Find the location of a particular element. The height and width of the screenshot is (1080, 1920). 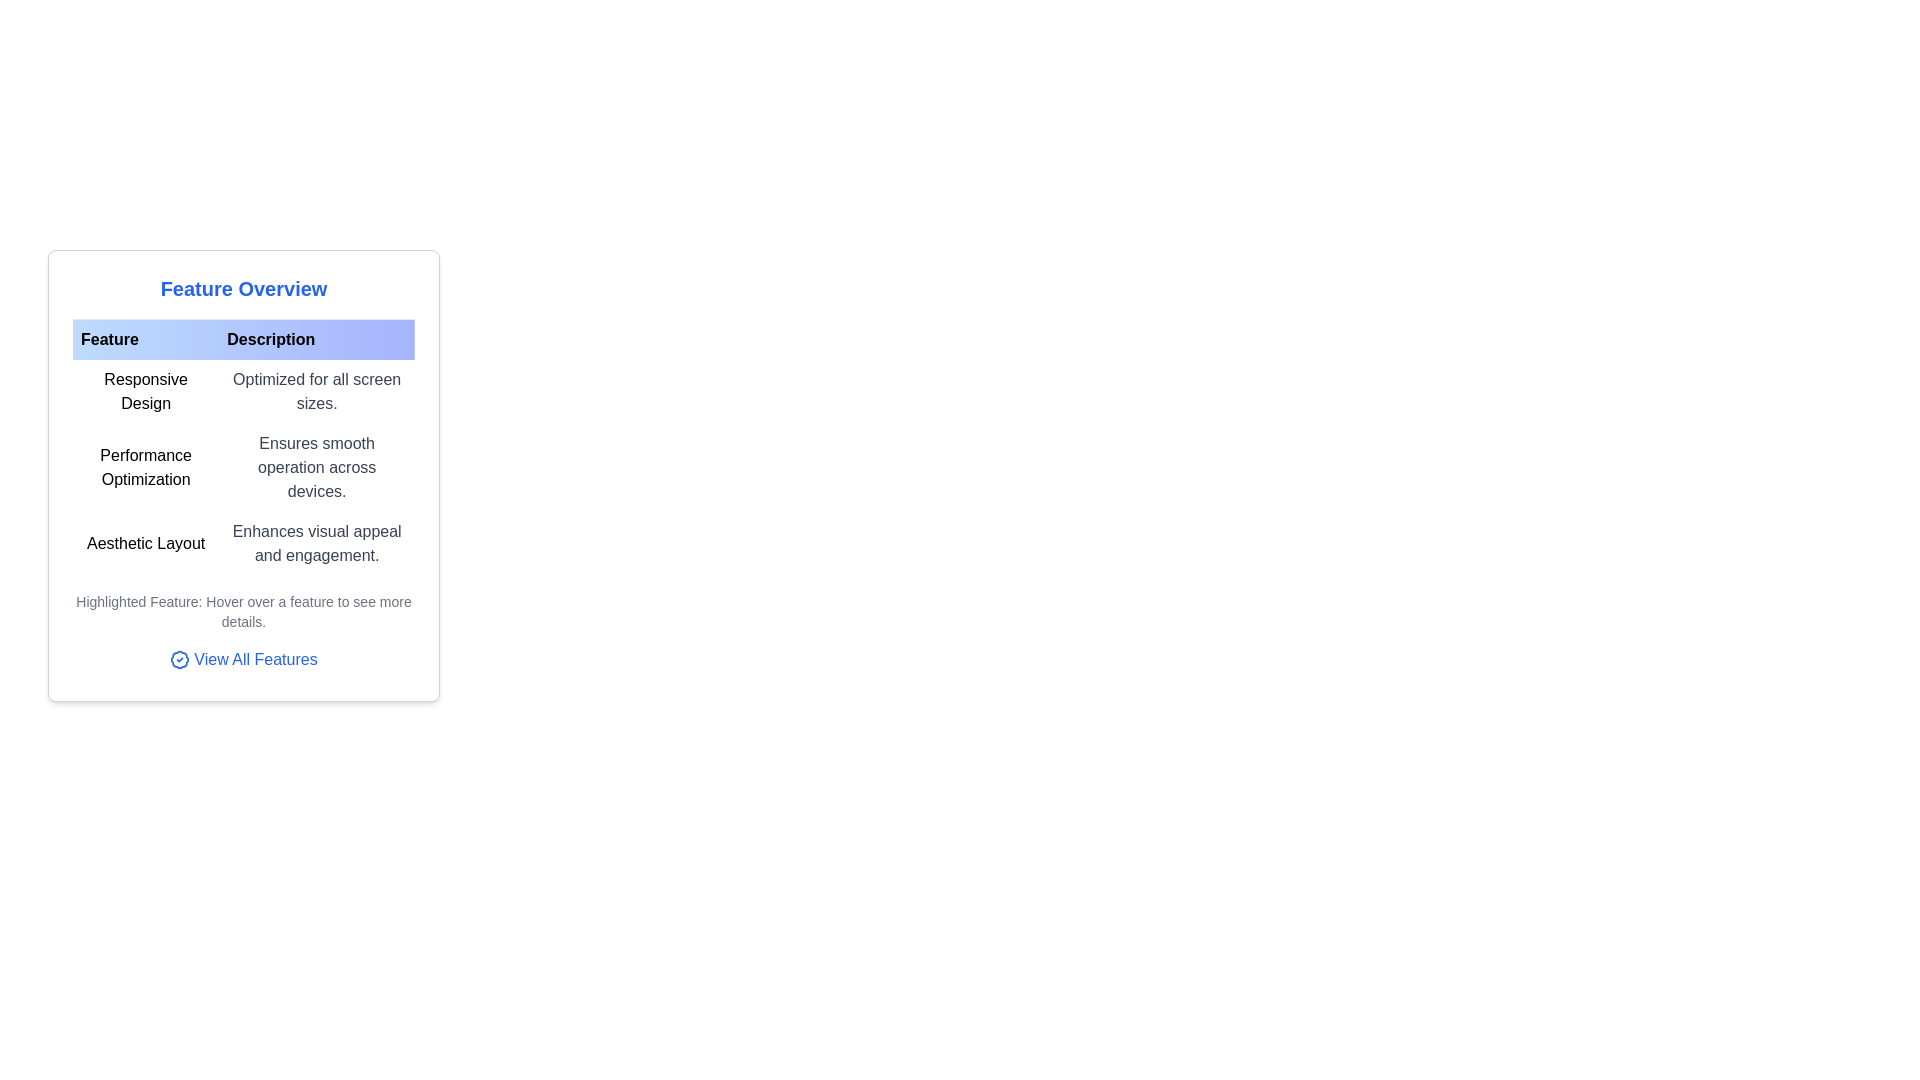

the main circular shape of the Decorative SVG graphic, which serves as a badge-like indicator for verification within the interface is located at coordinates (180, 659).